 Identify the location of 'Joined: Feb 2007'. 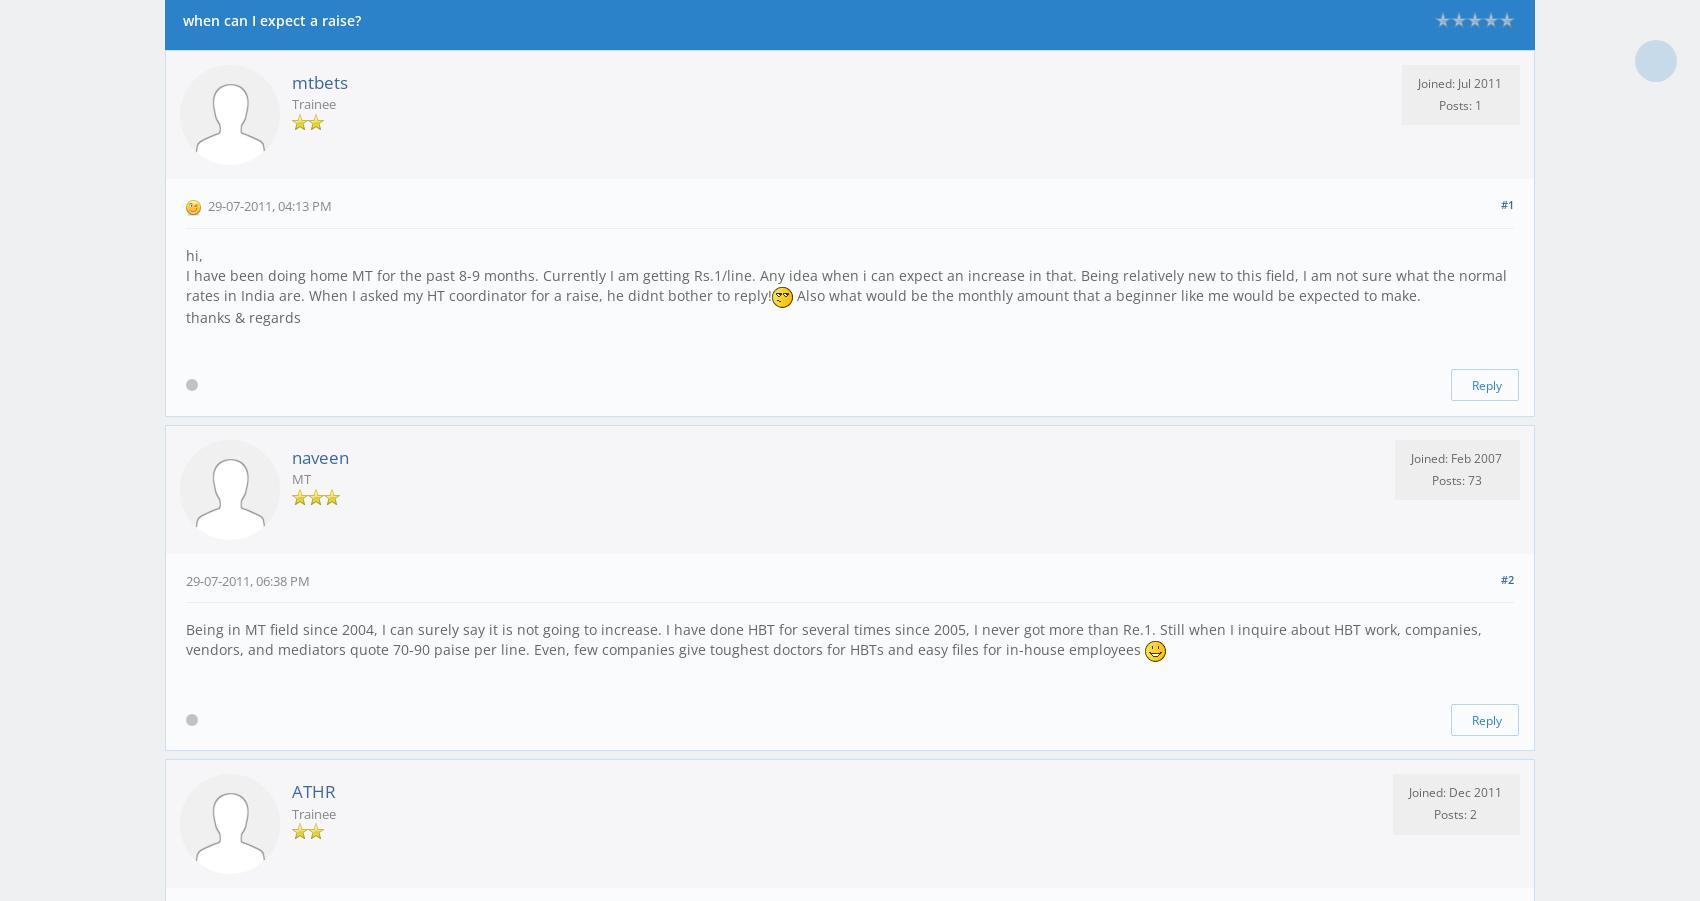
(1410, 457).